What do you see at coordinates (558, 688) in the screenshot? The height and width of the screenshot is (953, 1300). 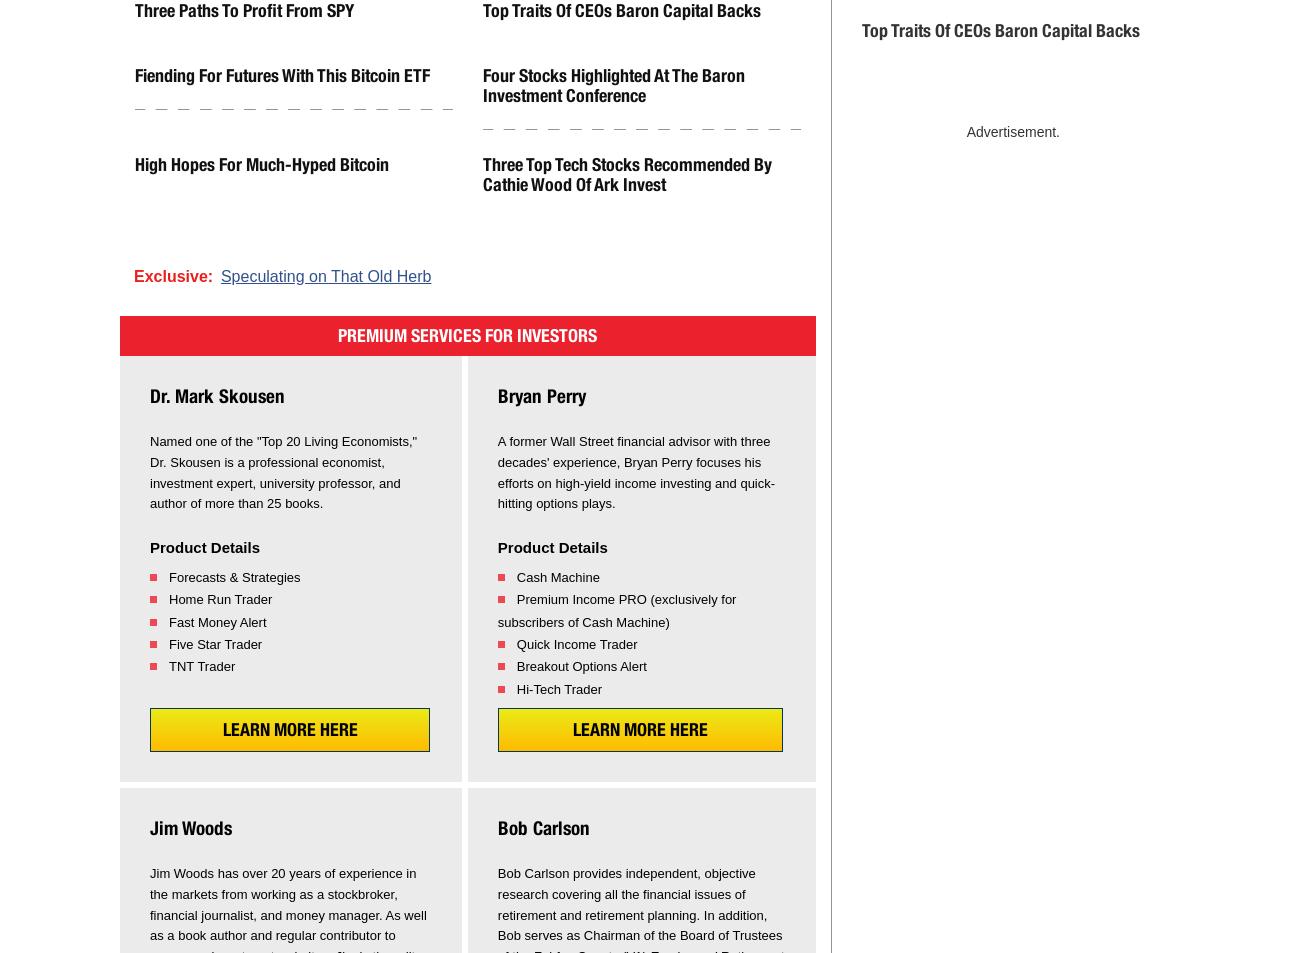 I see `'Hi-Tech Trader'` at bounding box center [558, 688].